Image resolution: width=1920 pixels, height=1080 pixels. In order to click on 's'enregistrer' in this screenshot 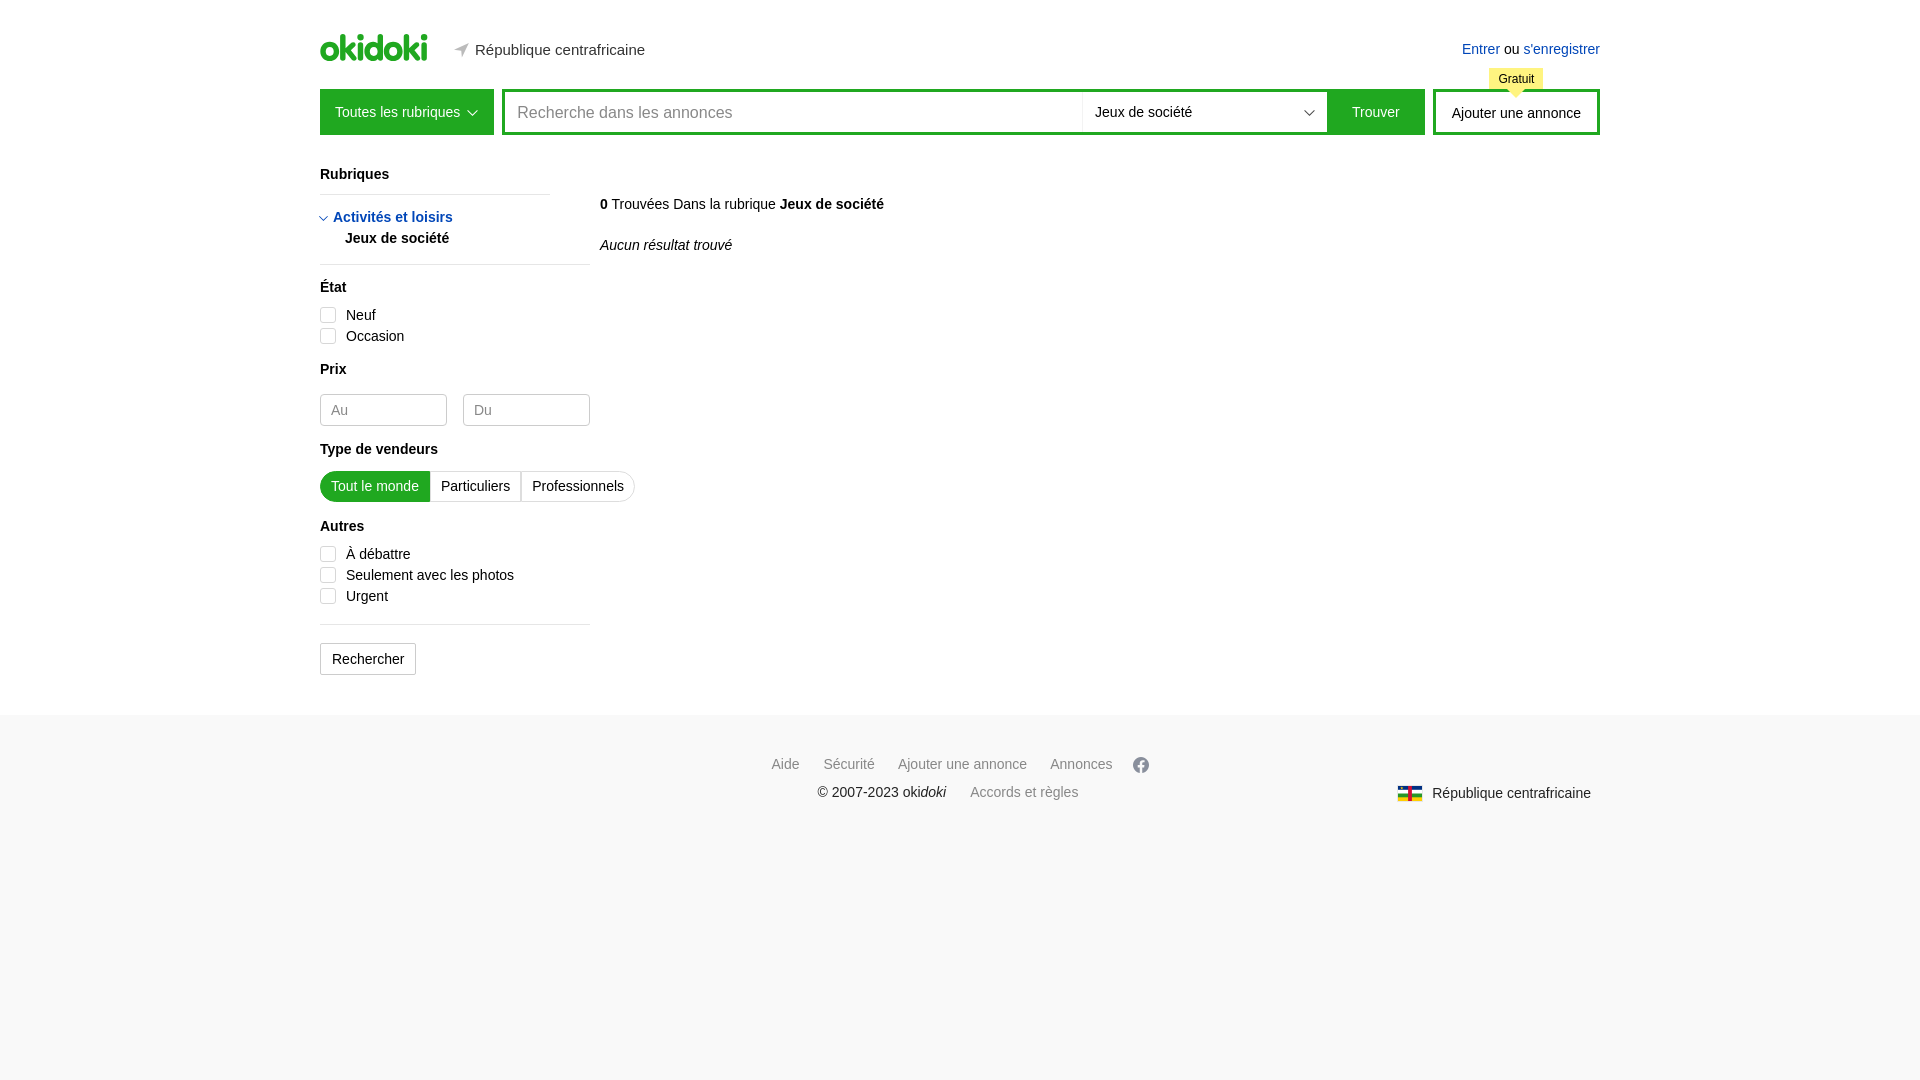, I will do `click(1560, 48)`.